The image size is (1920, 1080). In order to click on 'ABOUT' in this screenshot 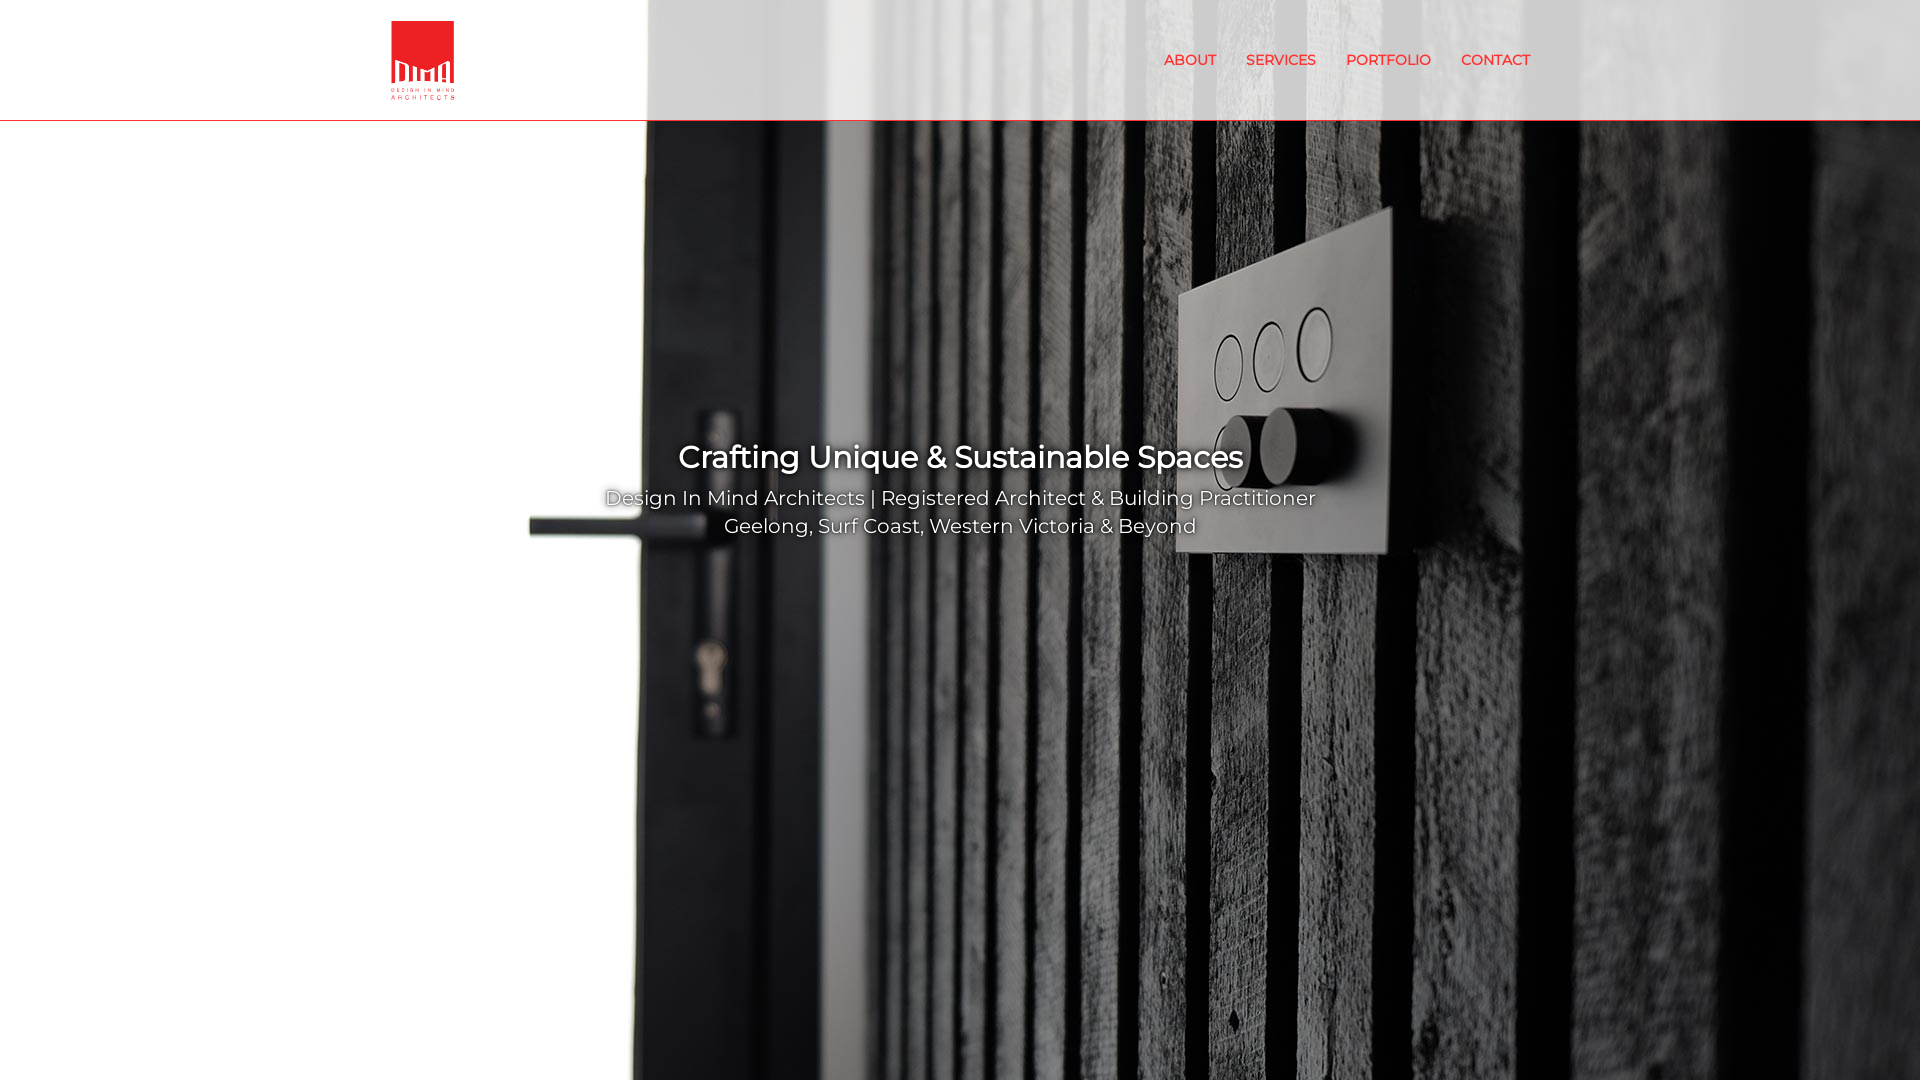, I will do `click(1190, 59)`.